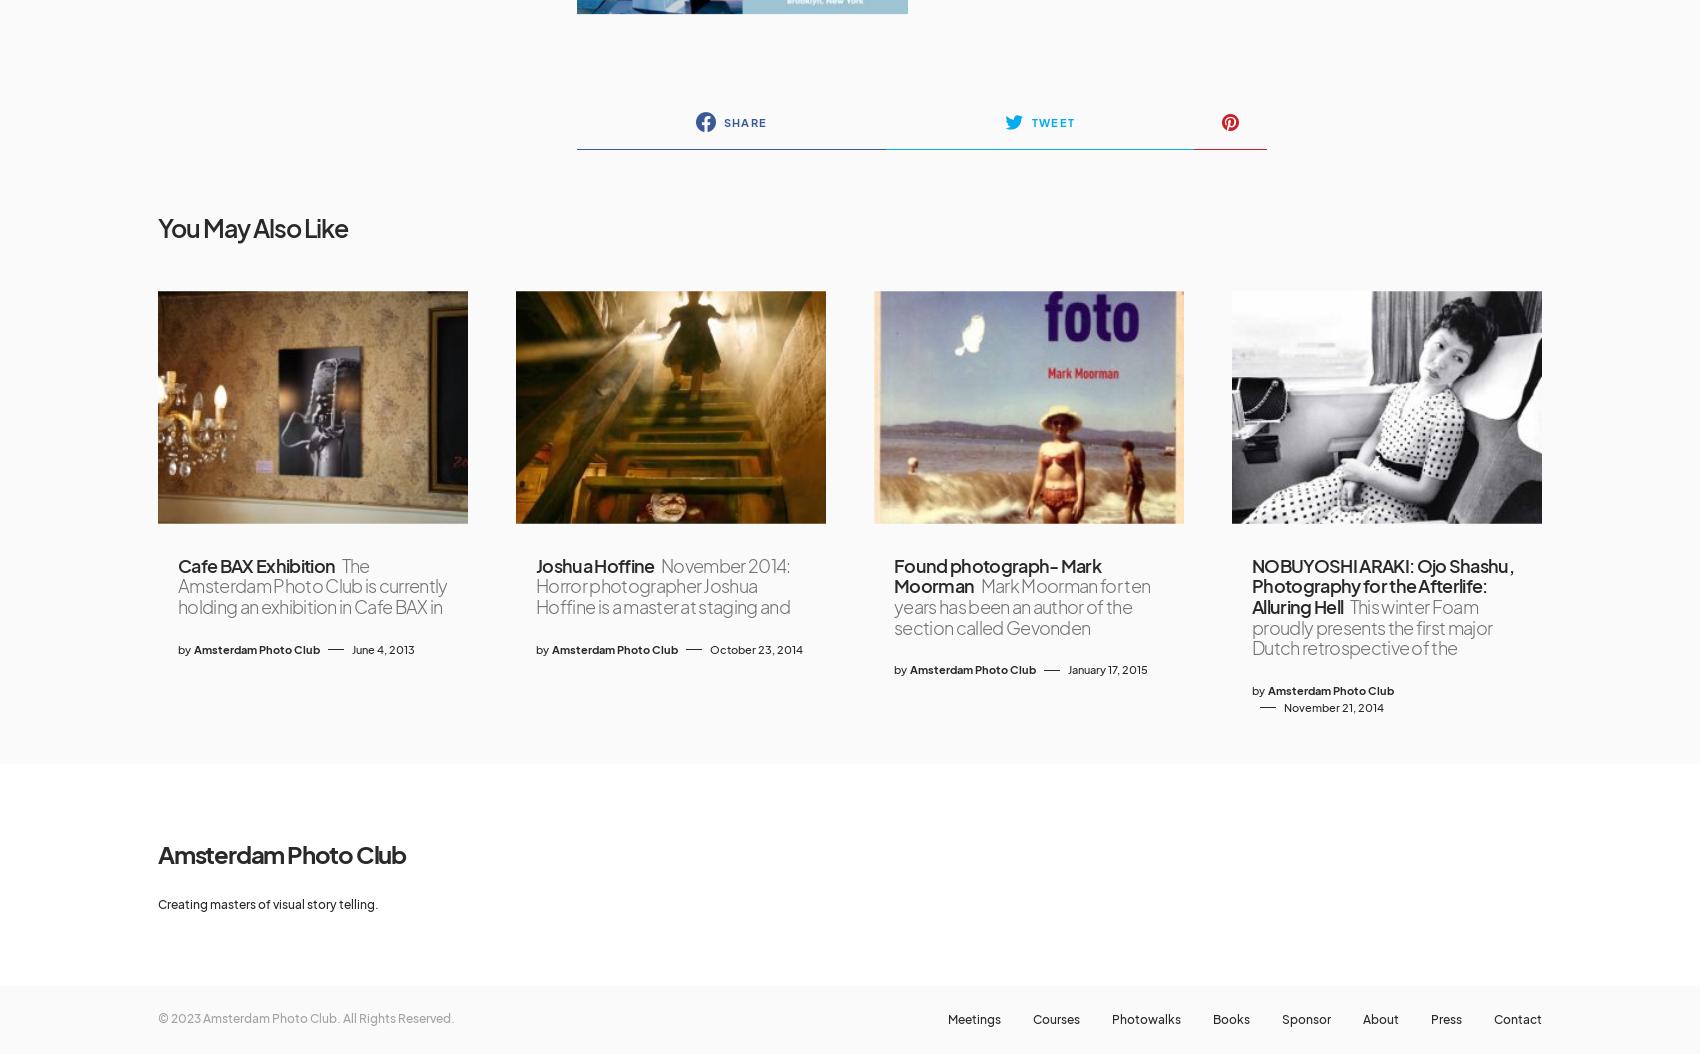  I want to click on 'January 17, 2015', so click(1108, 669).